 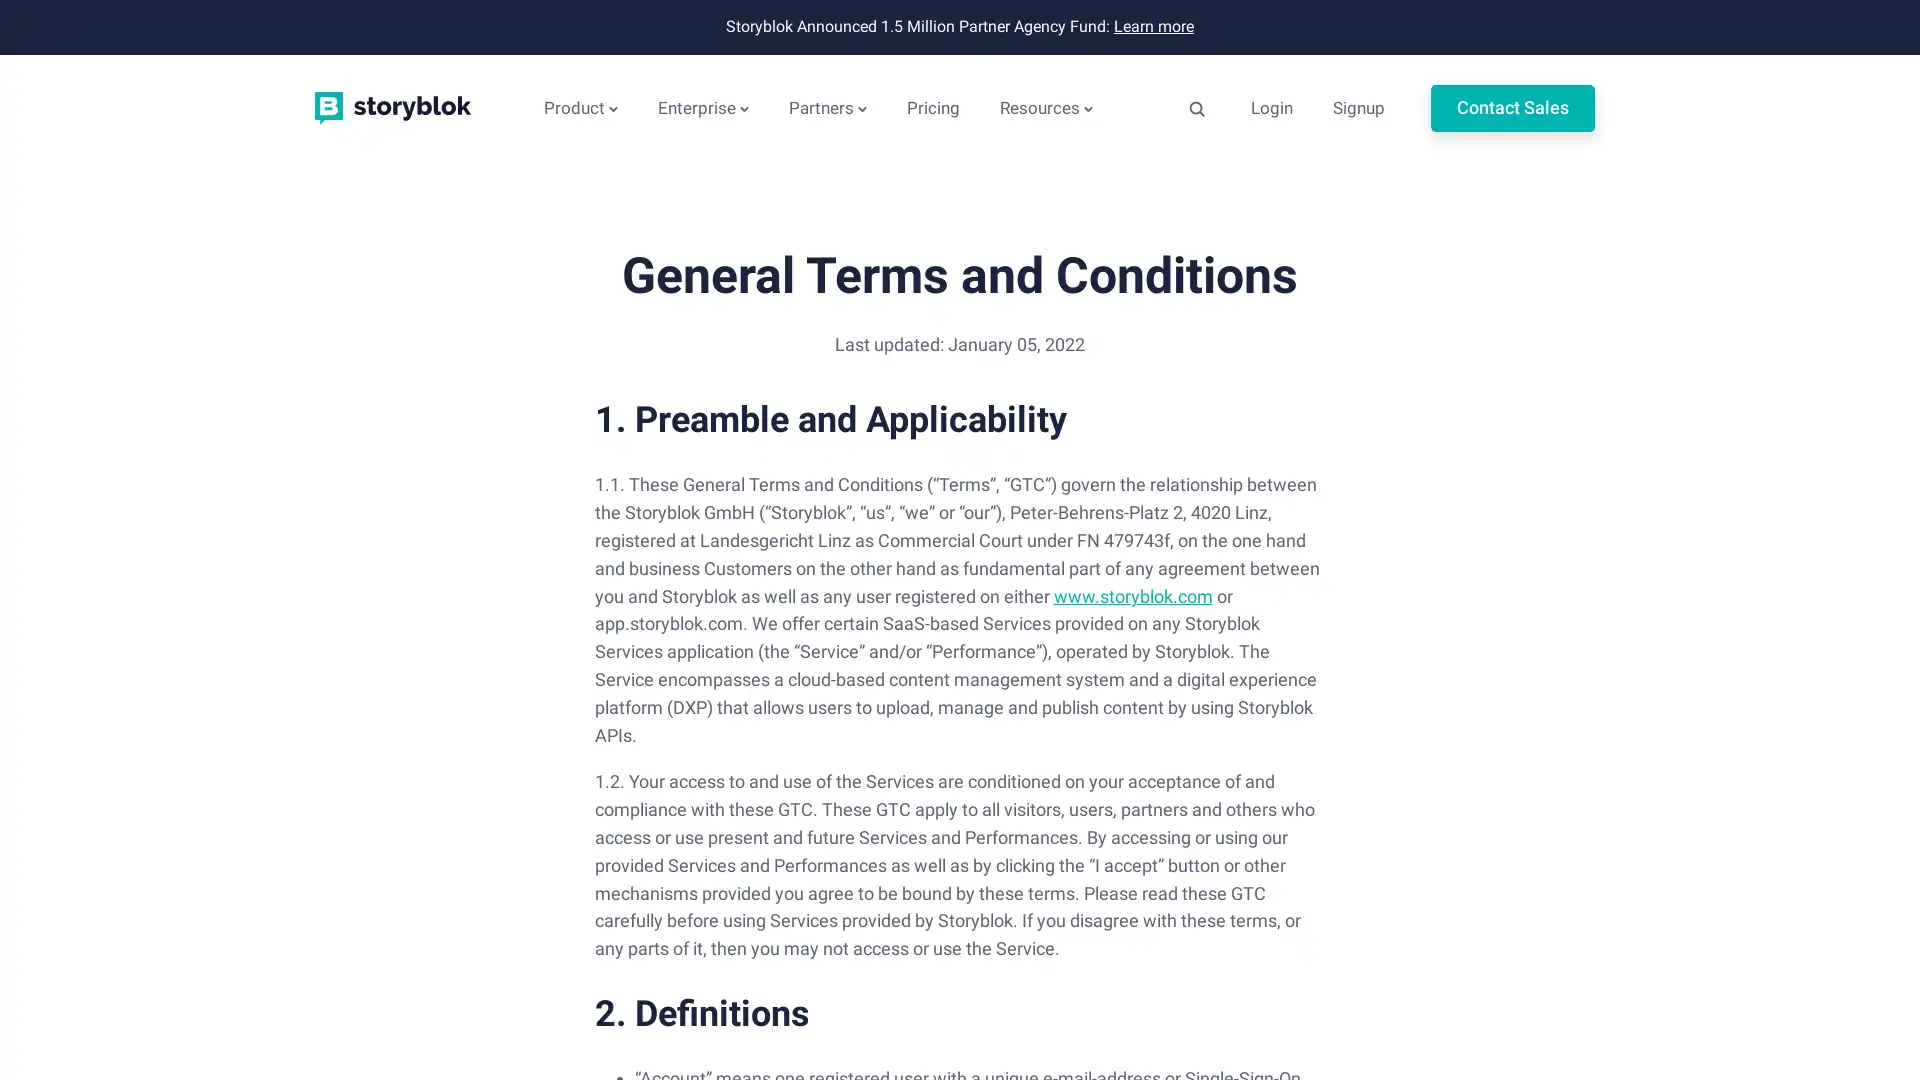 I want to click on Partners, so click(x=828, y=108).